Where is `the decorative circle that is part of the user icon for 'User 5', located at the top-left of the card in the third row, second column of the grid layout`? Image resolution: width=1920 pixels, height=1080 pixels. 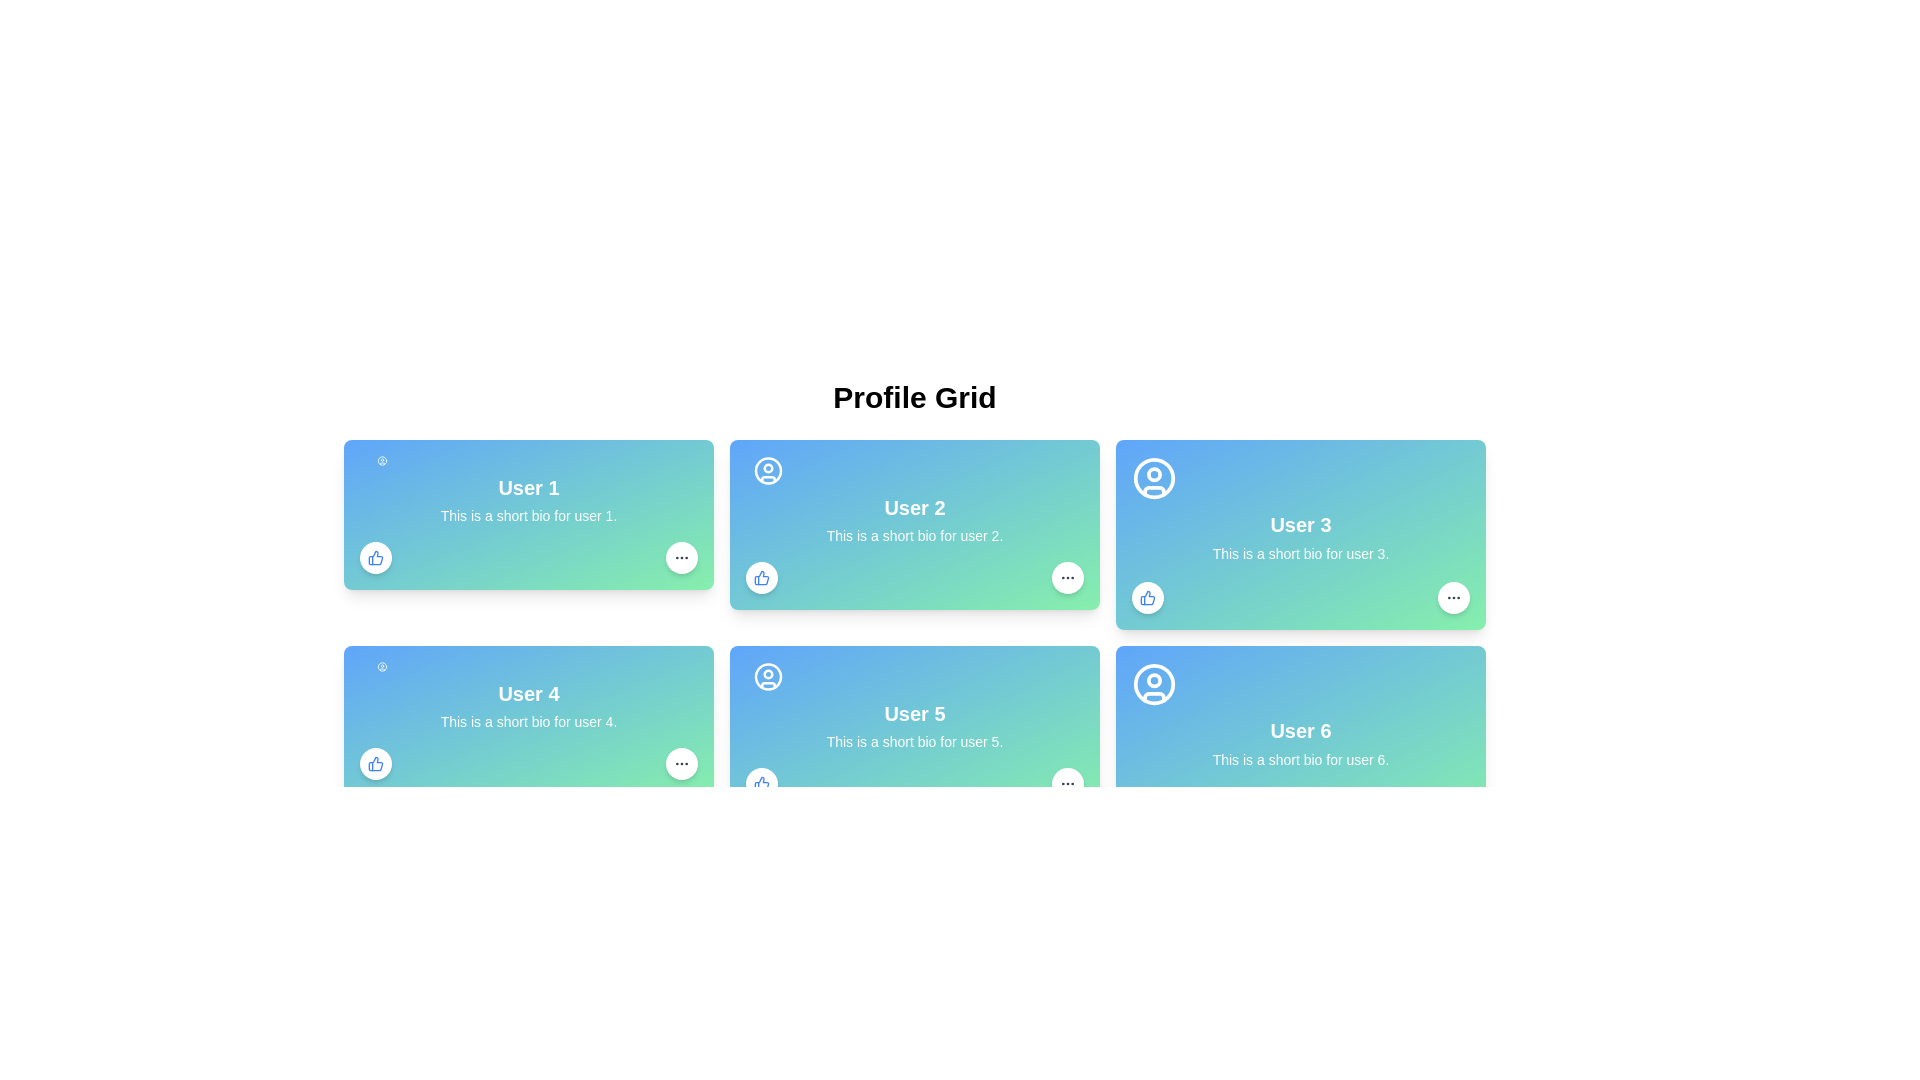 the decorative circle that is part of the user icon for 'User 5', located at the top-left of the card in the third row, second column of the grid layout is located at coordinates (767, 676).